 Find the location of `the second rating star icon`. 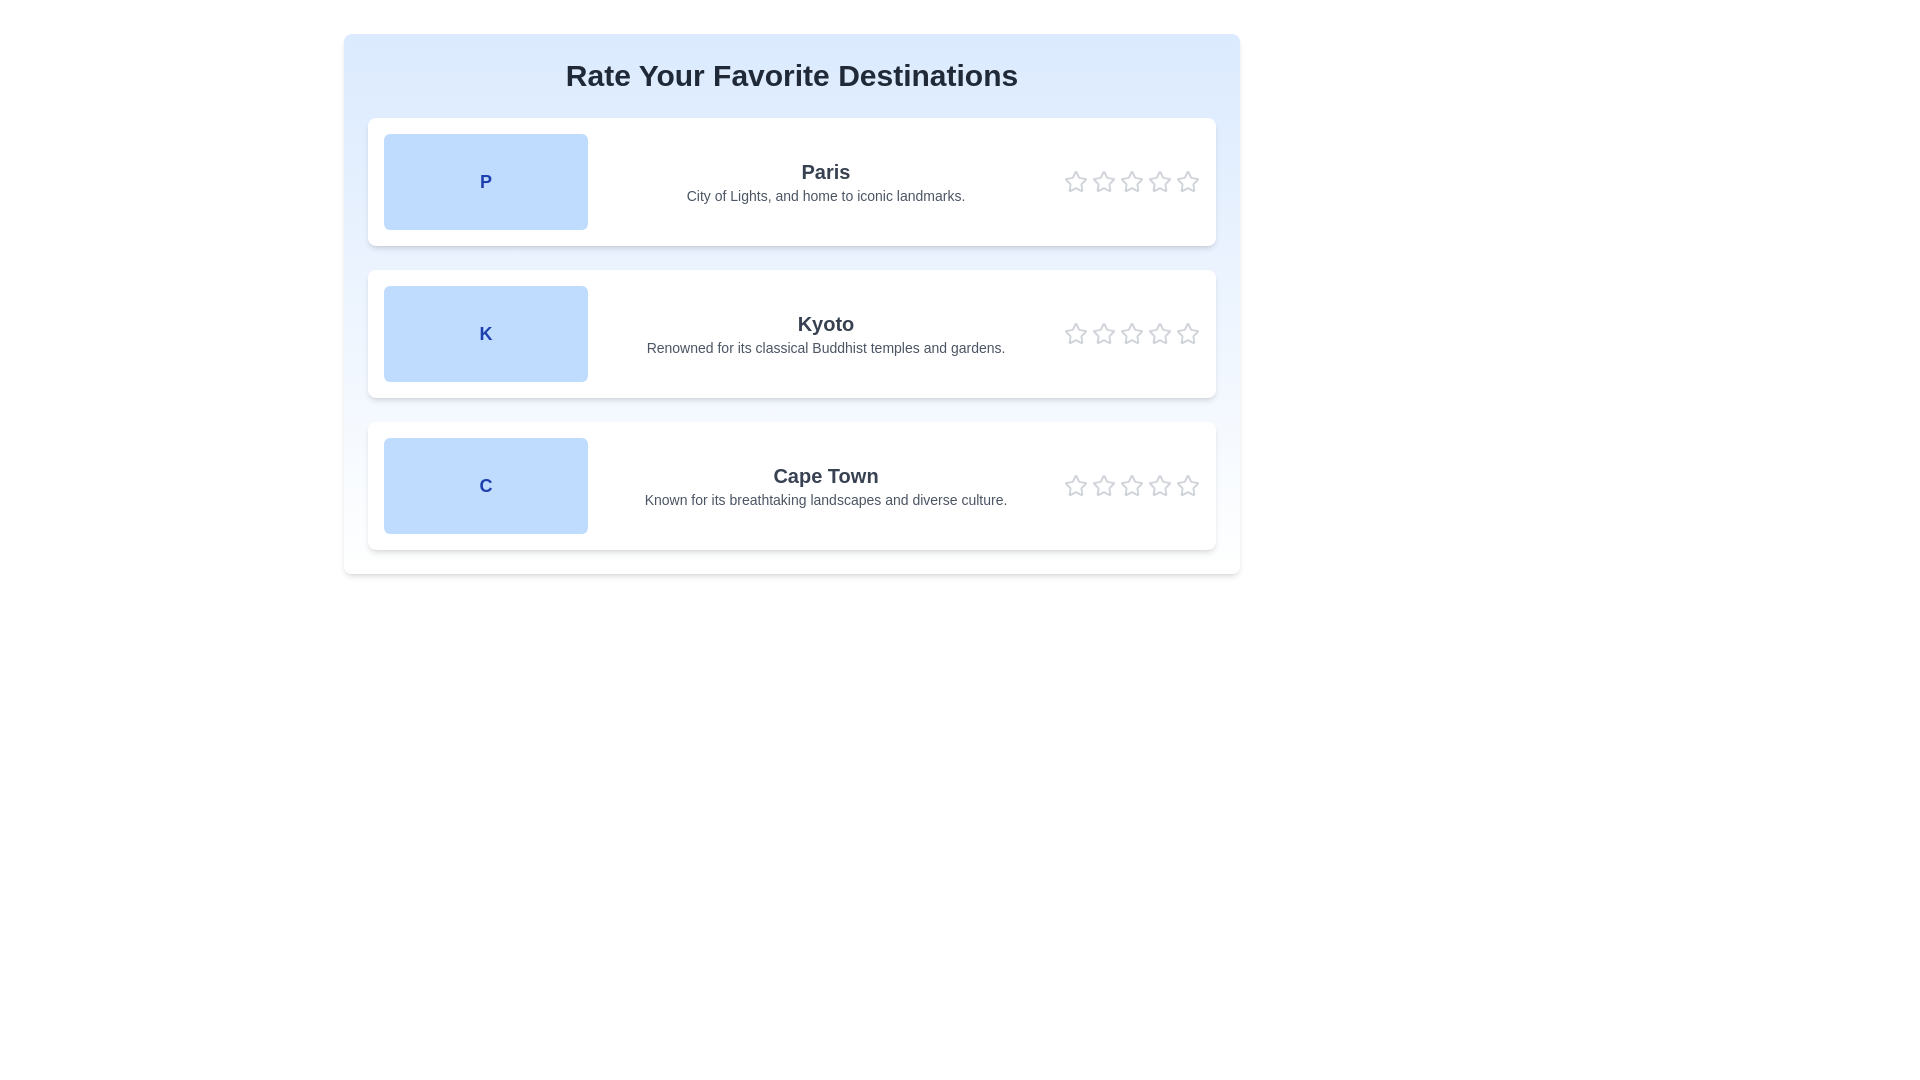

the second rating star icon is located at coordinates (1131, 331).